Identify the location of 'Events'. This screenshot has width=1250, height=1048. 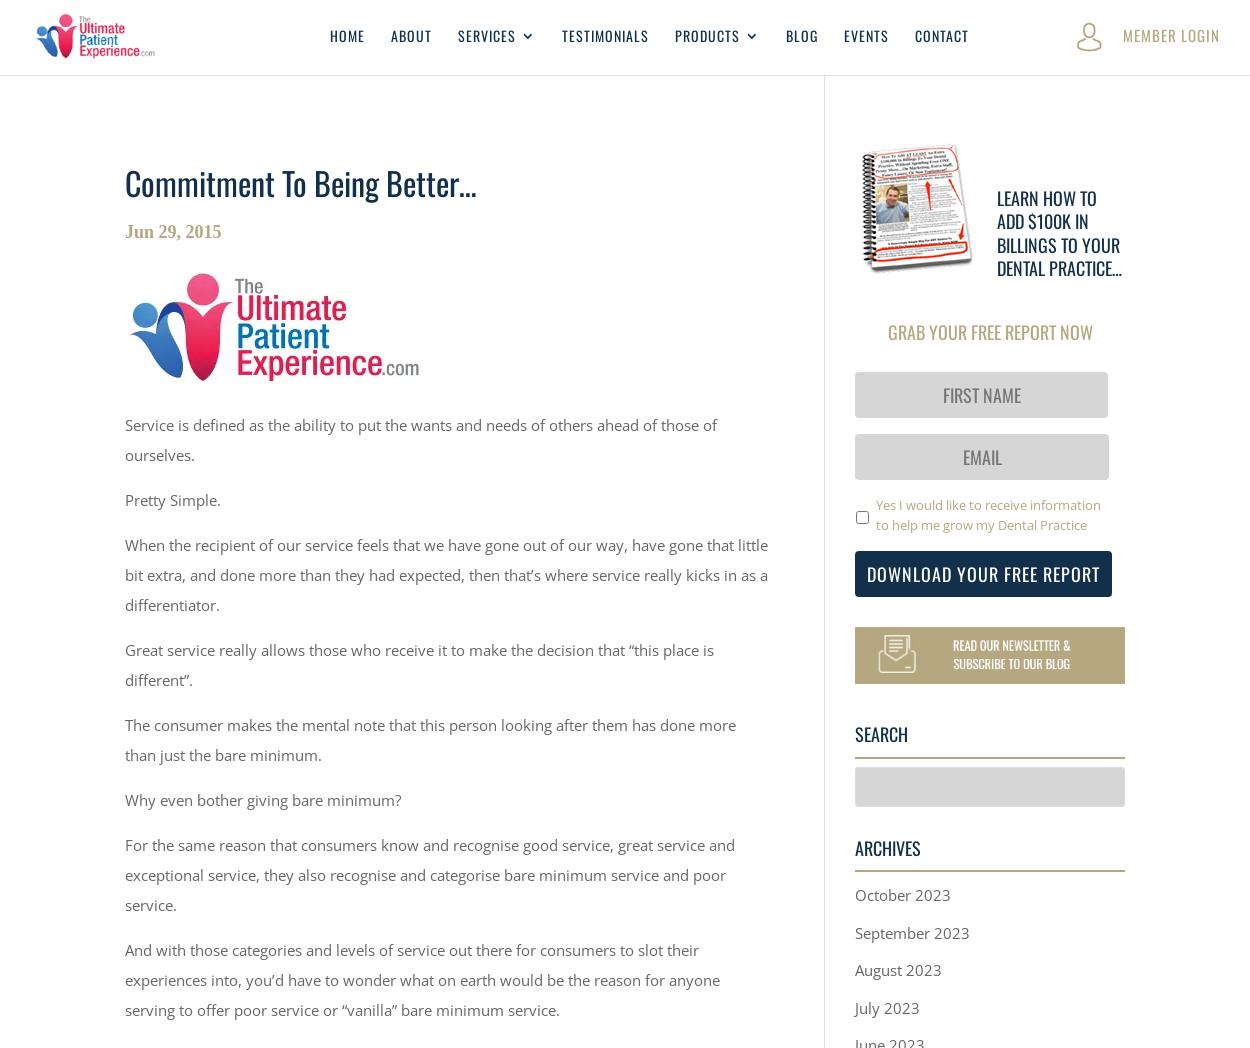
(865, 33).